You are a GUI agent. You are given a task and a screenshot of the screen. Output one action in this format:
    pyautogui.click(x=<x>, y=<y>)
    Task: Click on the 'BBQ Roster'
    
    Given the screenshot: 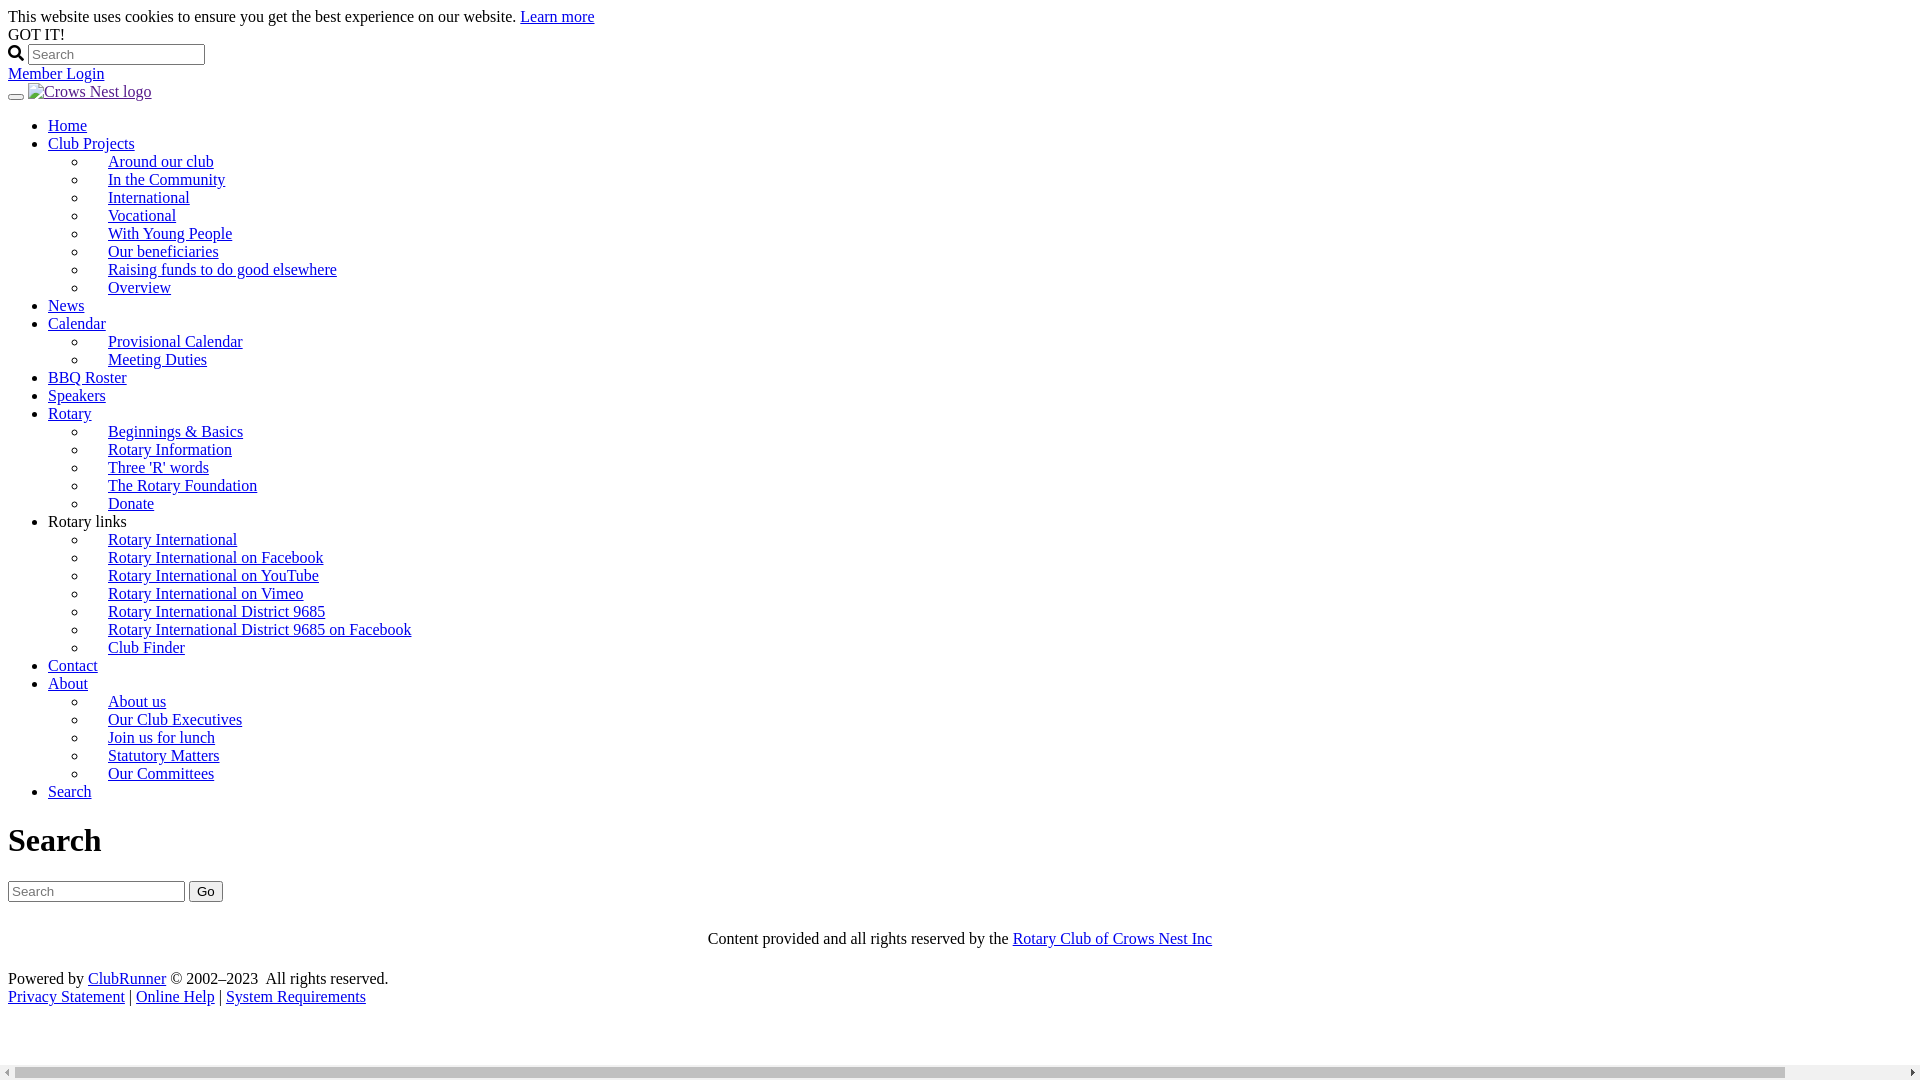 What is the action you would take?
    pyautogui.click(x=86, y=377)
    